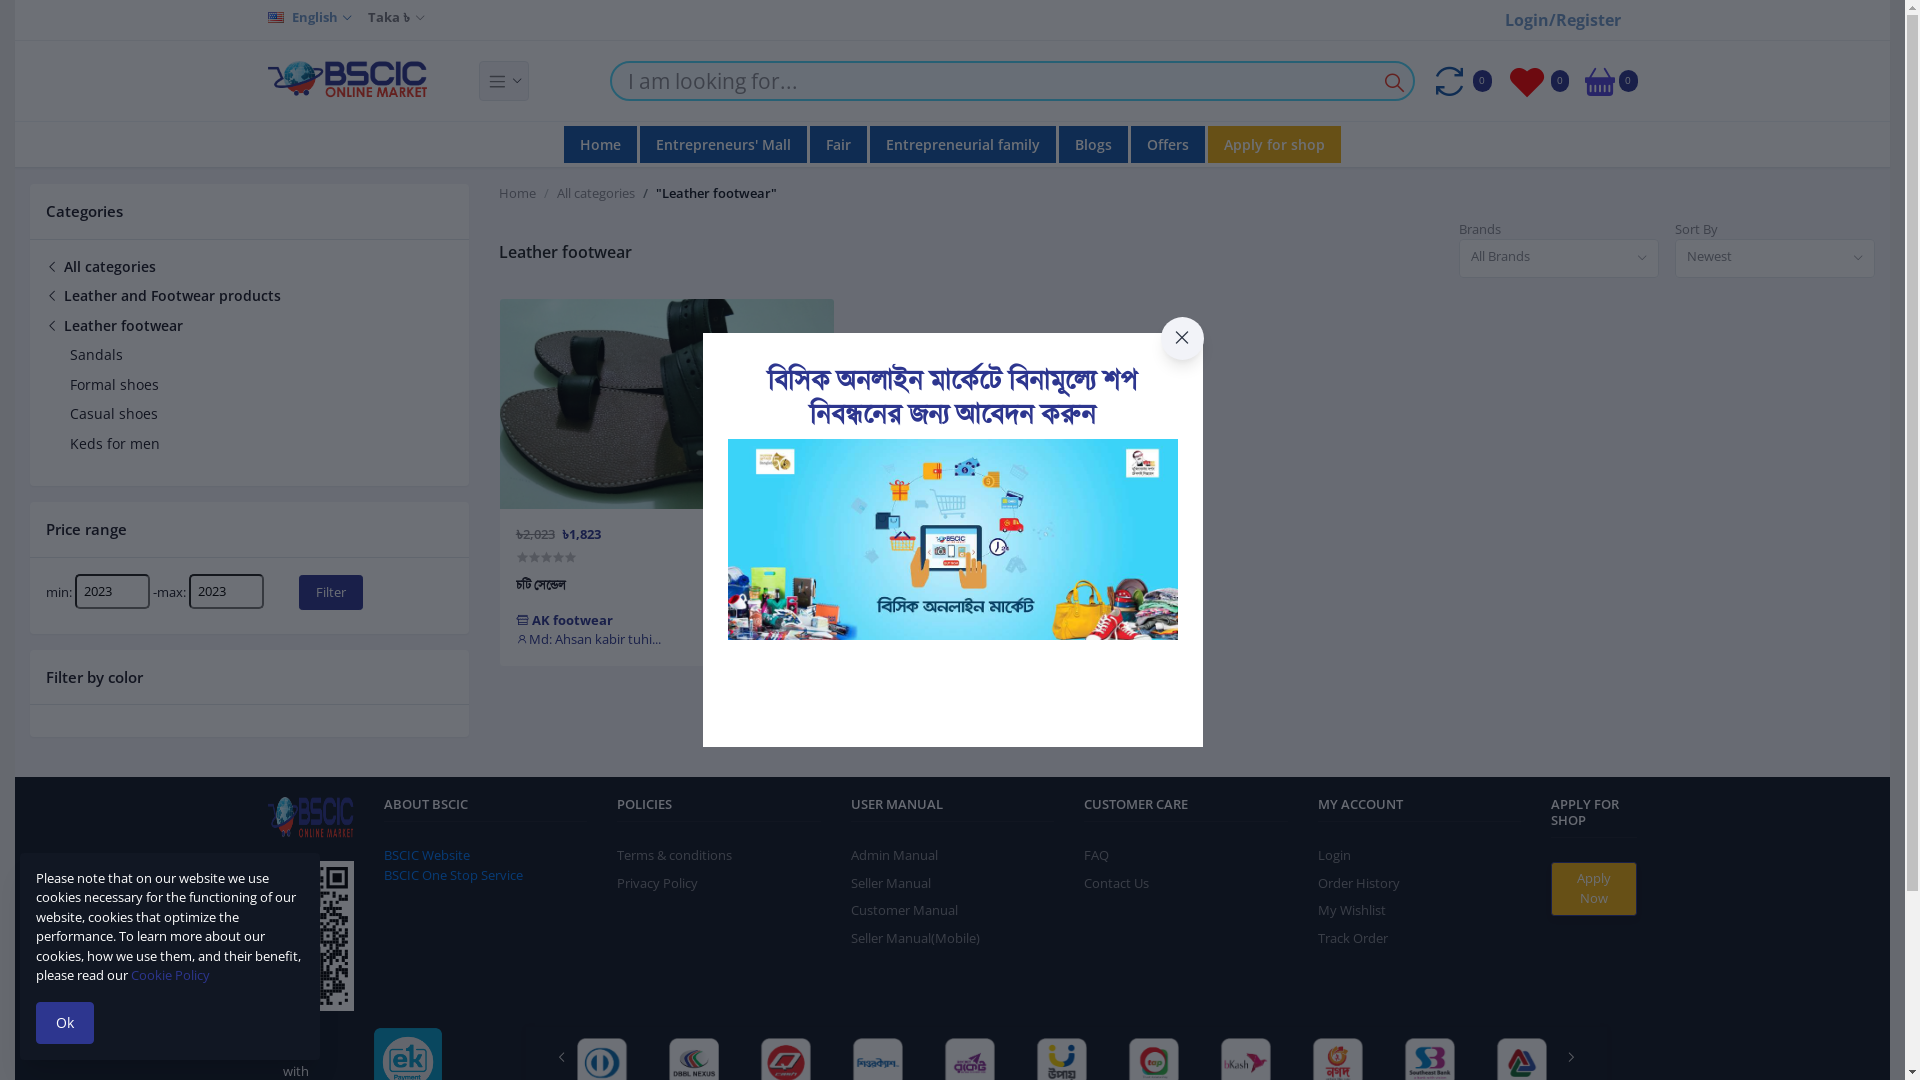  Describe the element at coordinates (1775, 257) in the screenshot. I see `'Newest'` at that location.